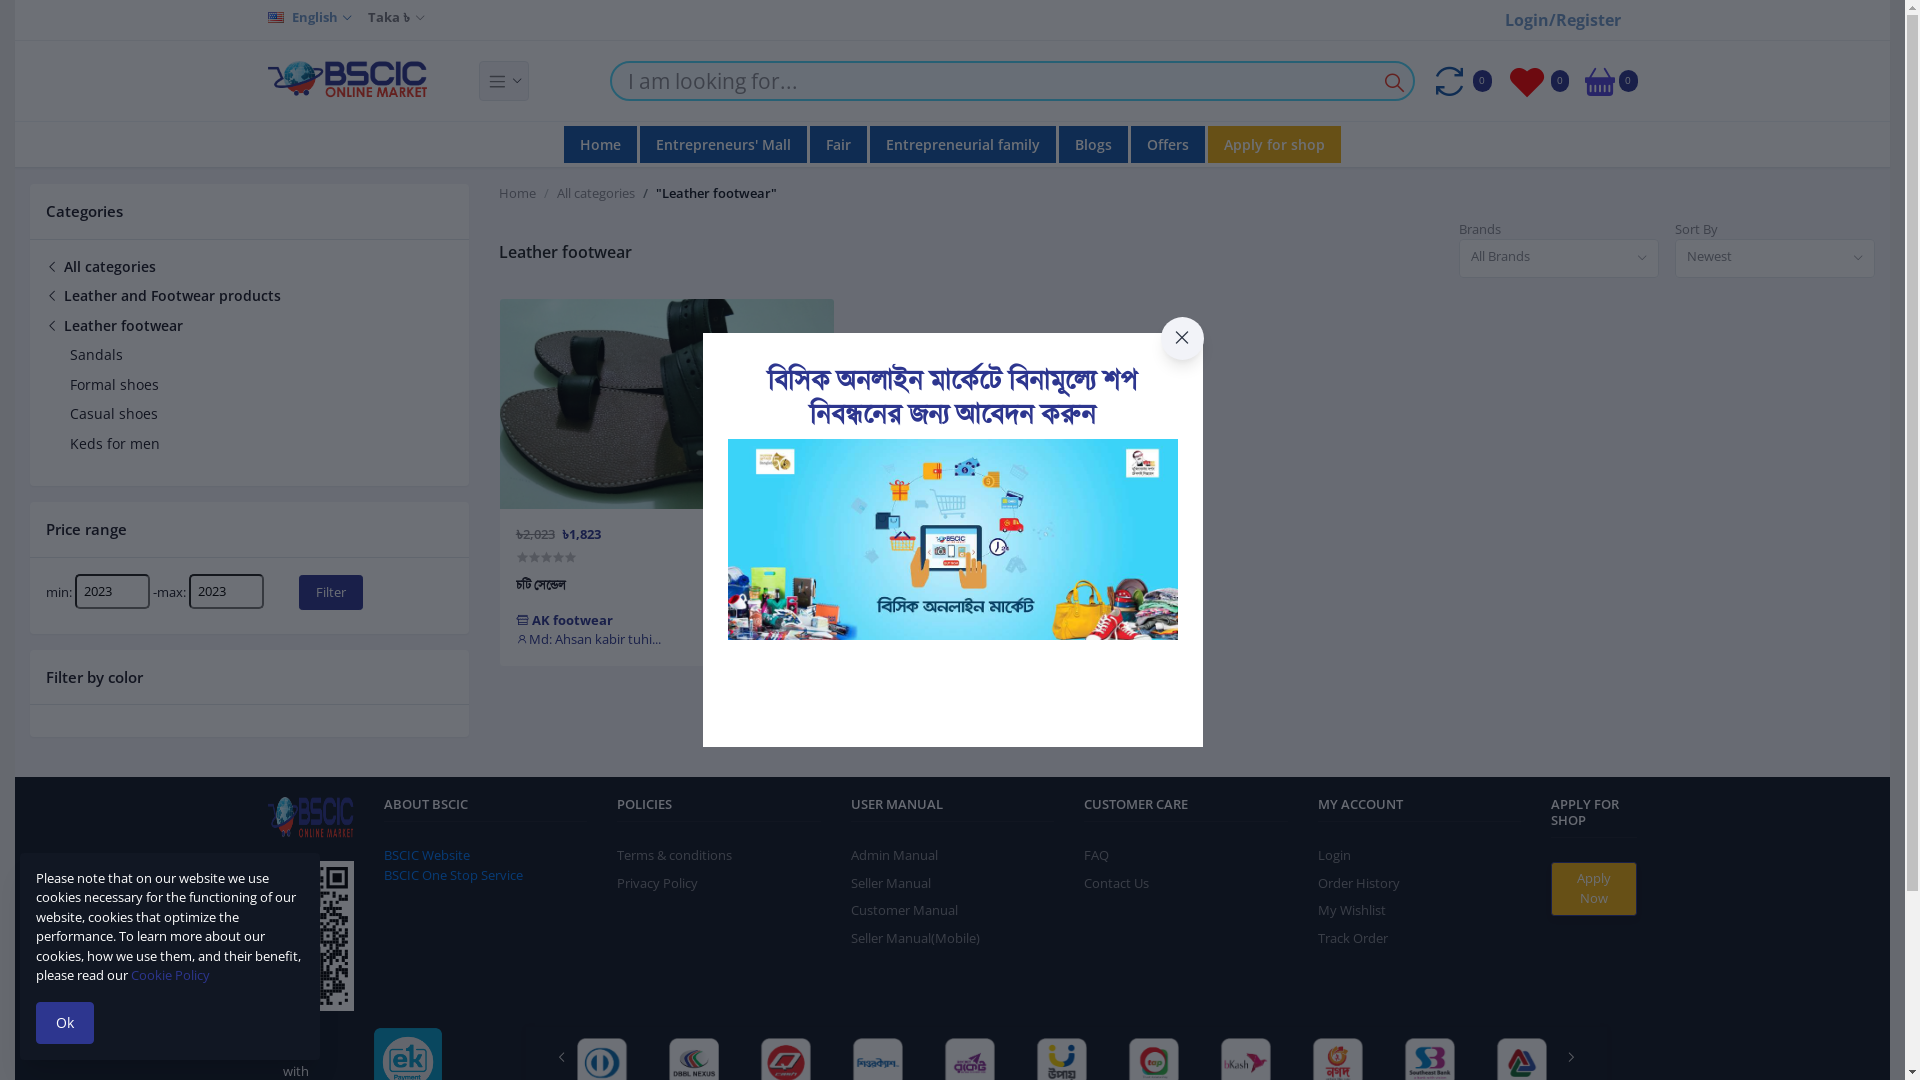  Describe the element at coordinates (1775, 257) in the screenshot. I see `'Newest'` at that location.